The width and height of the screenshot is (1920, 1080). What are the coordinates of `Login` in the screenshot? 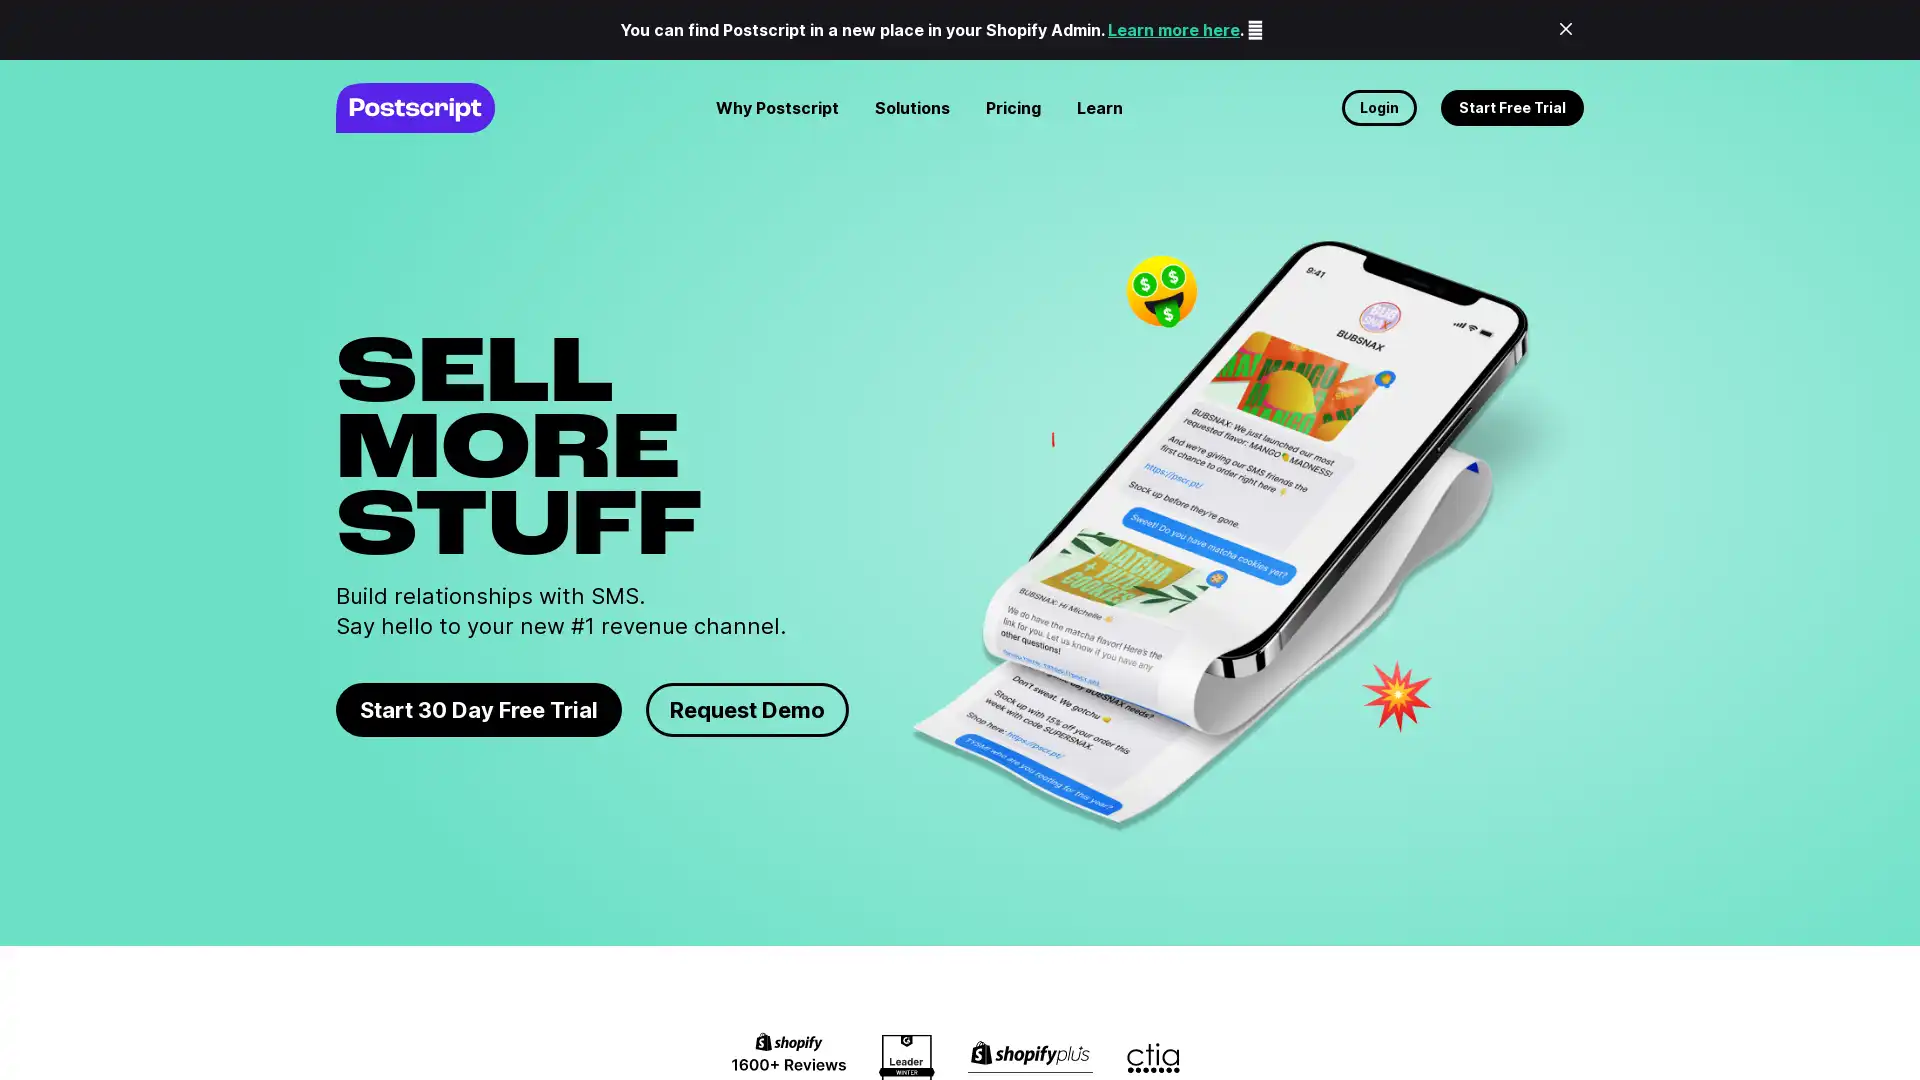 It's located at (1378, 107).